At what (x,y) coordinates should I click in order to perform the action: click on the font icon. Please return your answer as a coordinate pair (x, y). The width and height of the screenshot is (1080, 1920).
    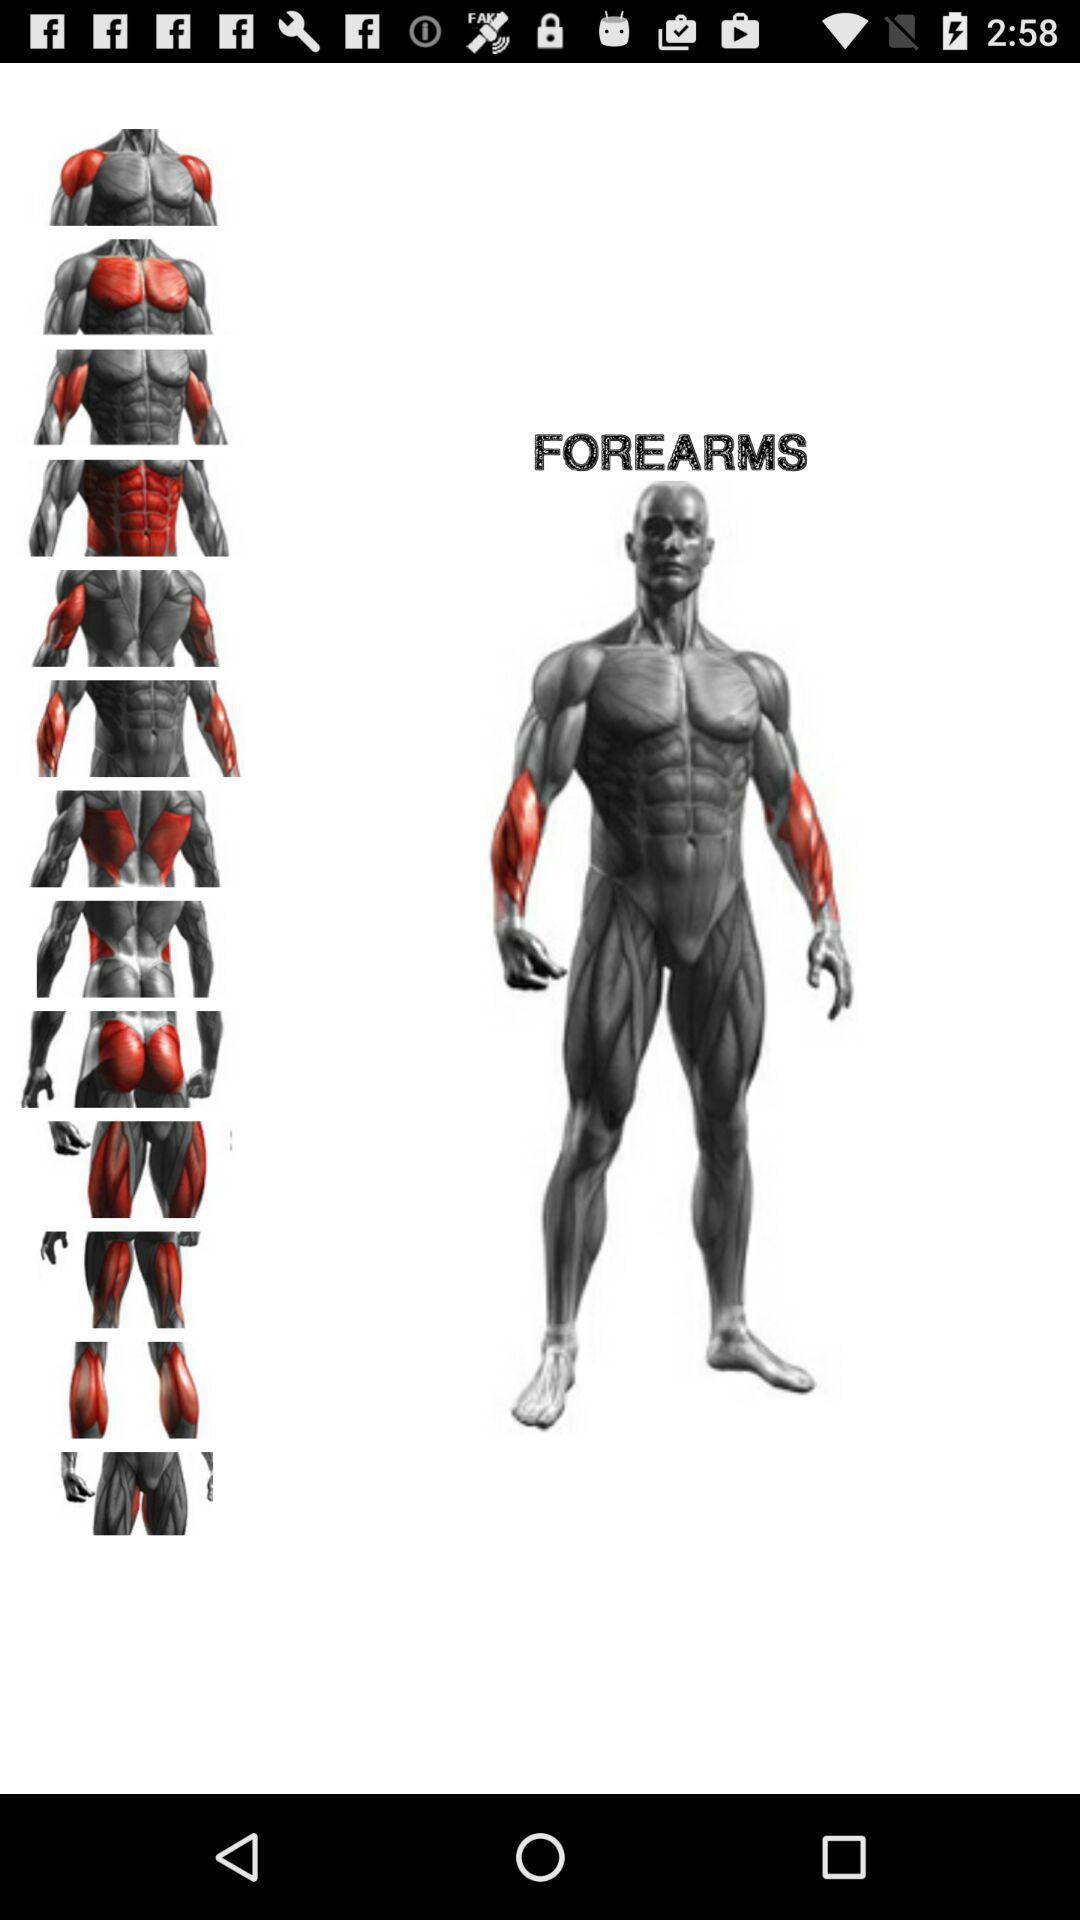
    Looking at the image, I should click on (131, 1361).